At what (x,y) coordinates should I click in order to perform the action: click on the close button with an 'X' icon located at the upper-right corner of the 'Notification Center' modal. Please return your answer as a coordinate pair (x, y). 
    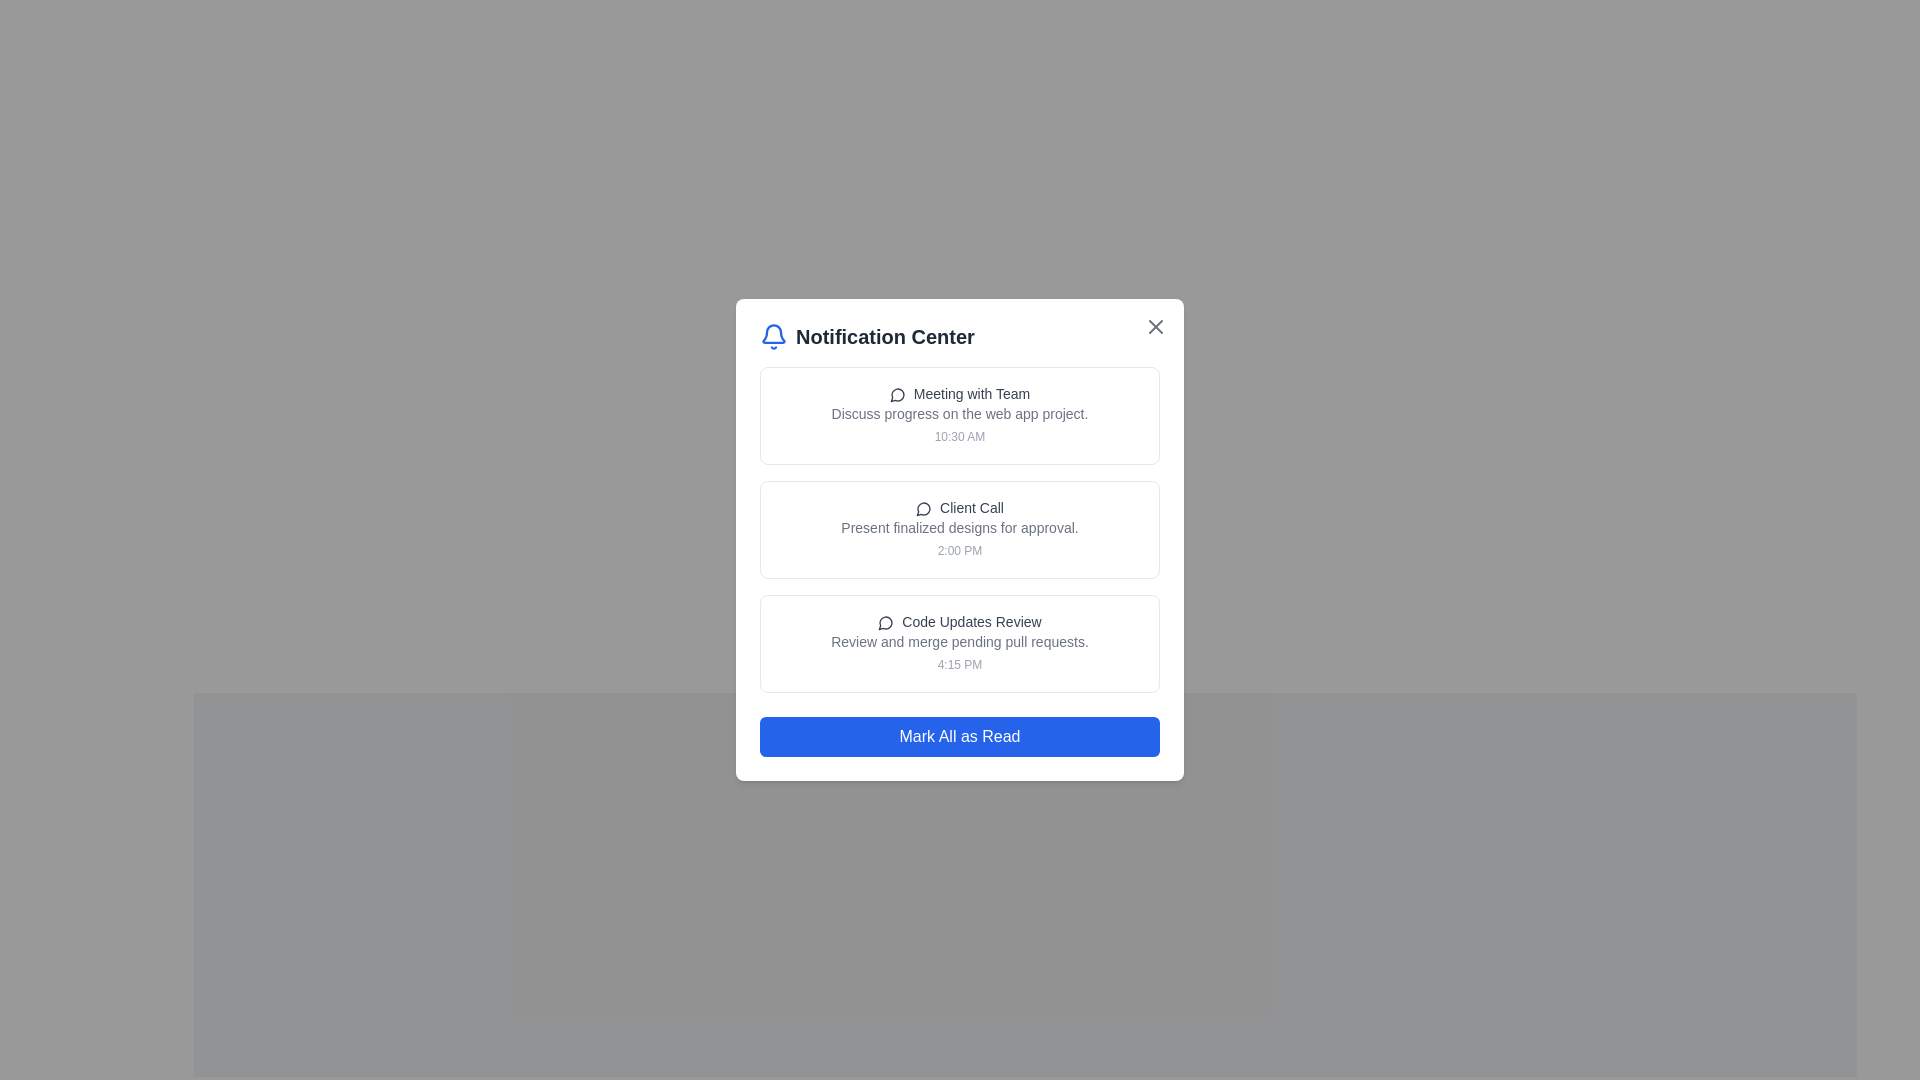
    Looking at the image, I should click on (1156, 326).